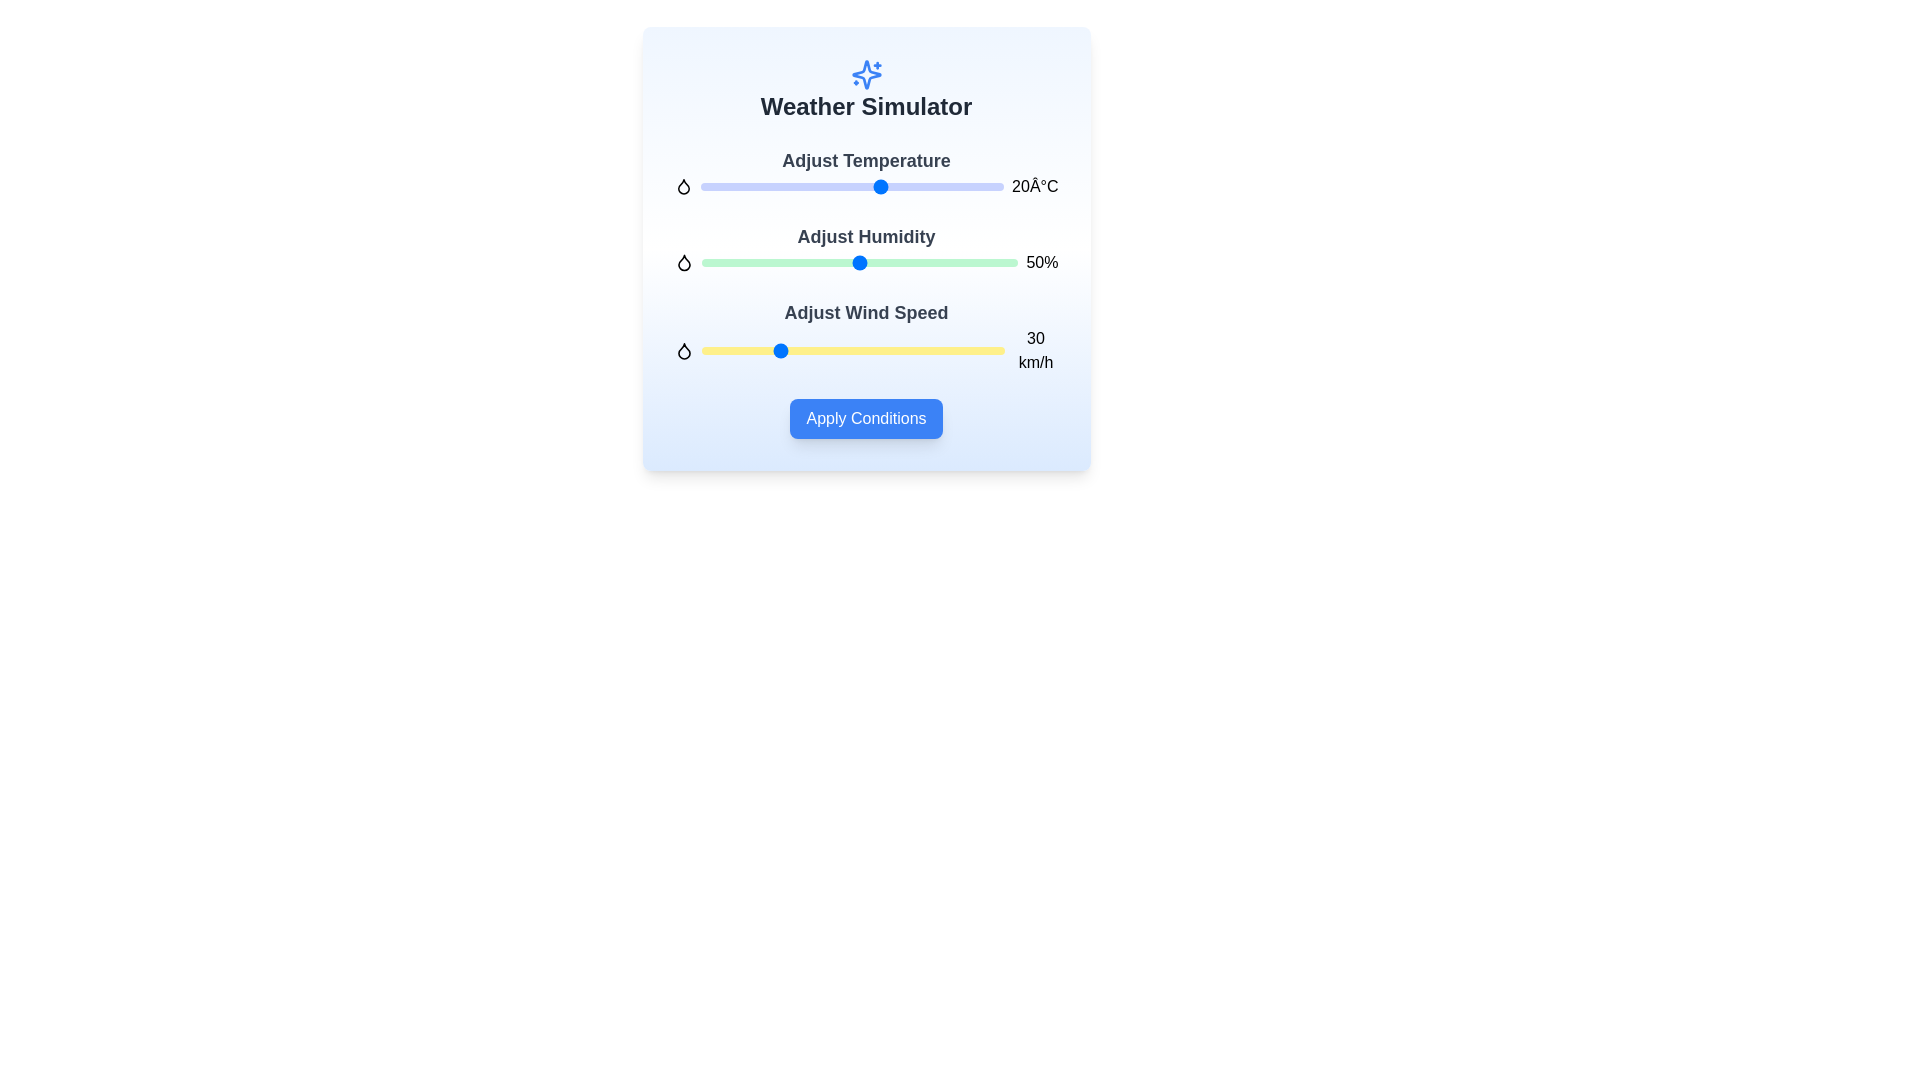  I want to click on the humidity level to 19% by sliding the humidity slider, so click(761, 261).